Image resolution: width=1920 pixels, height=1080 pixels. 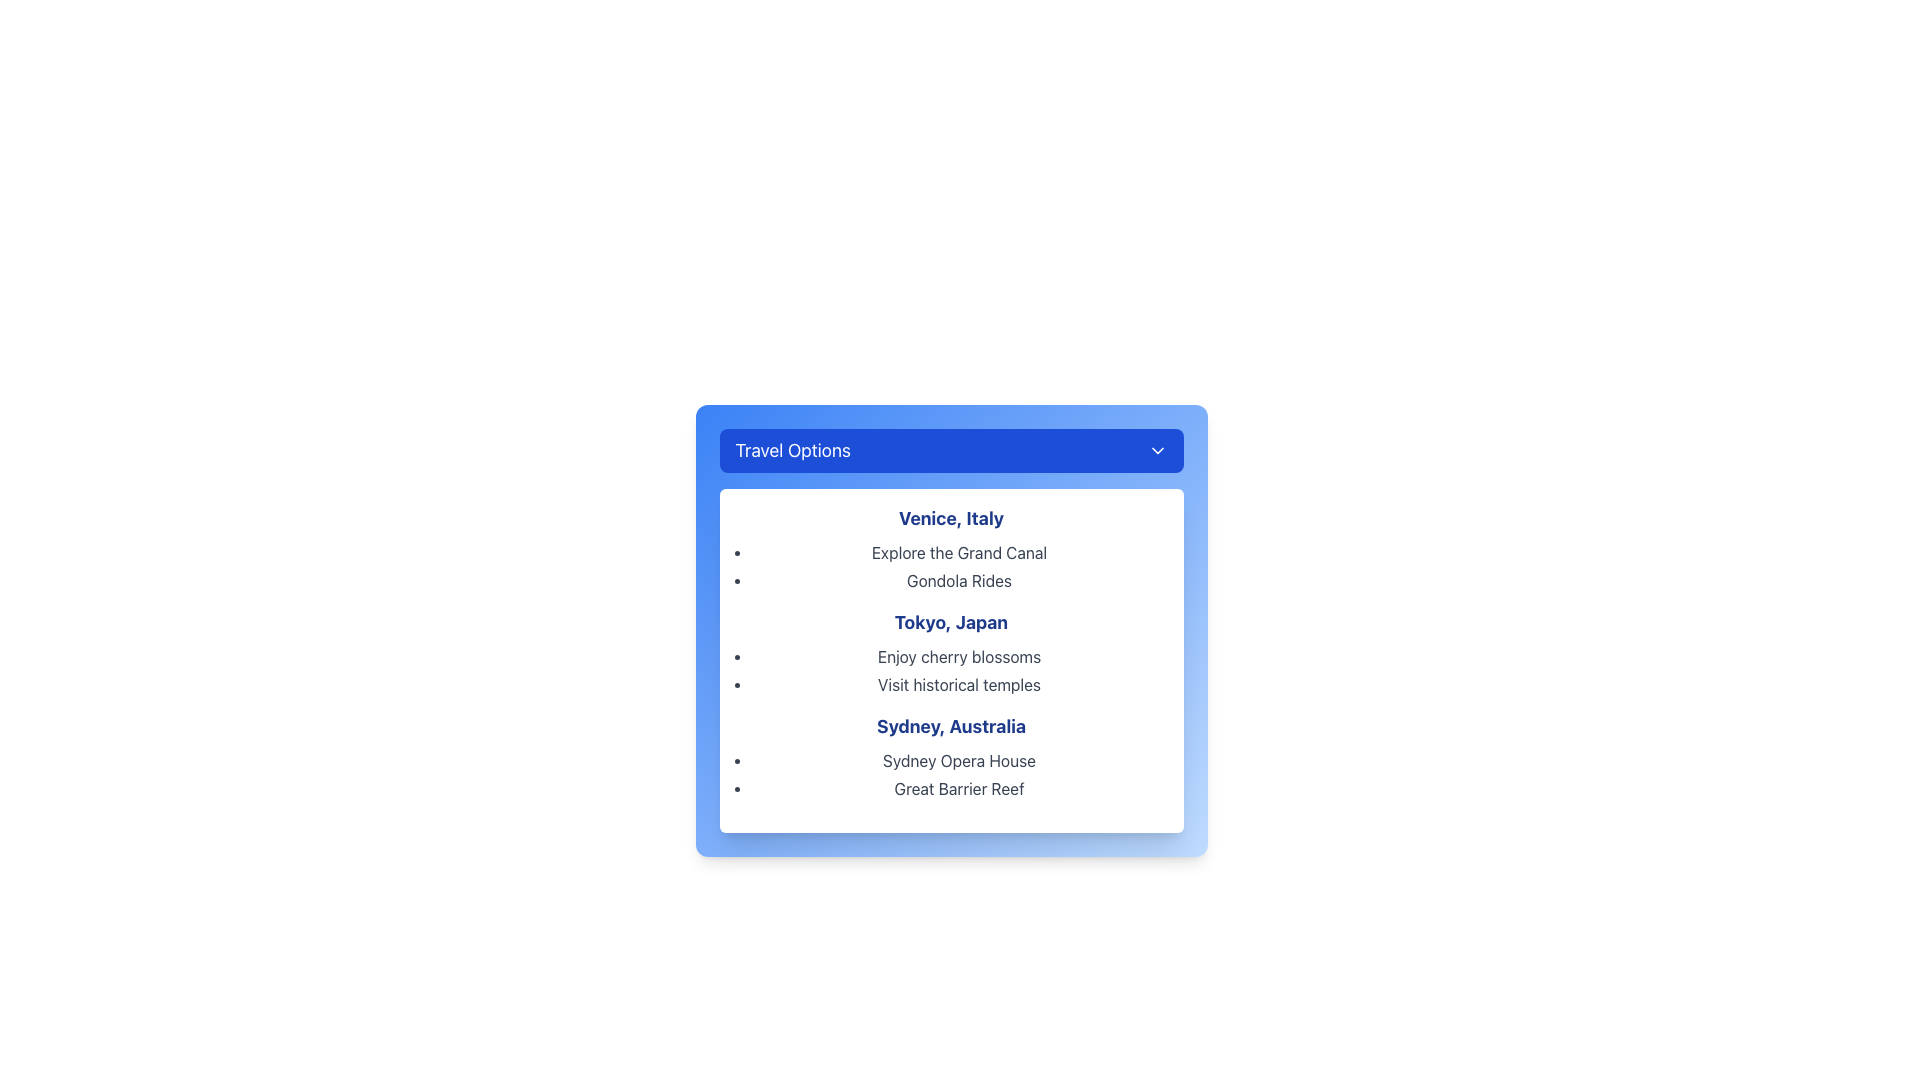 What do you see at coordinates (958, 656) in the screenshot?
I see `text content of the first bullet point entry 'Enjoy cherry blossoms' located under the 'Tokyo, Japan' section` at bounding box center [958, 656].